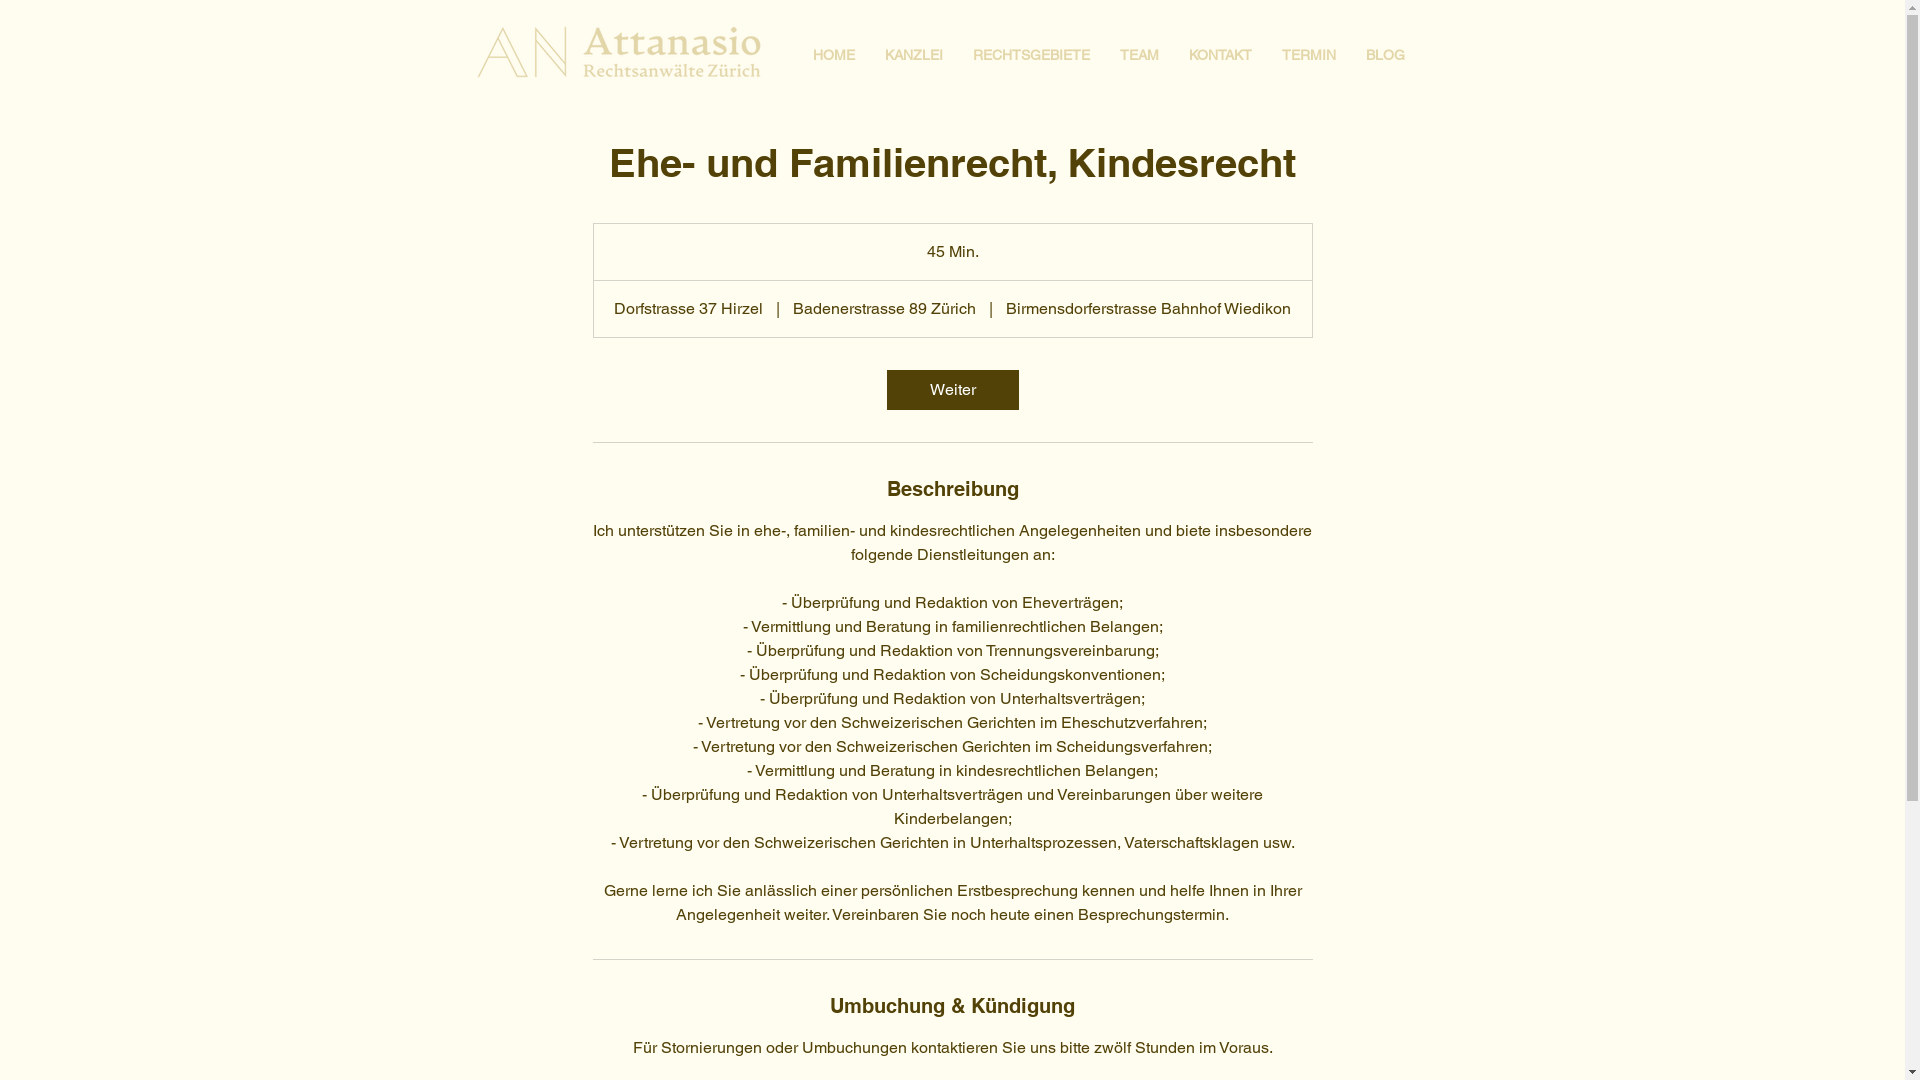  I want to click on 'BLOG', so click(1383, 52).